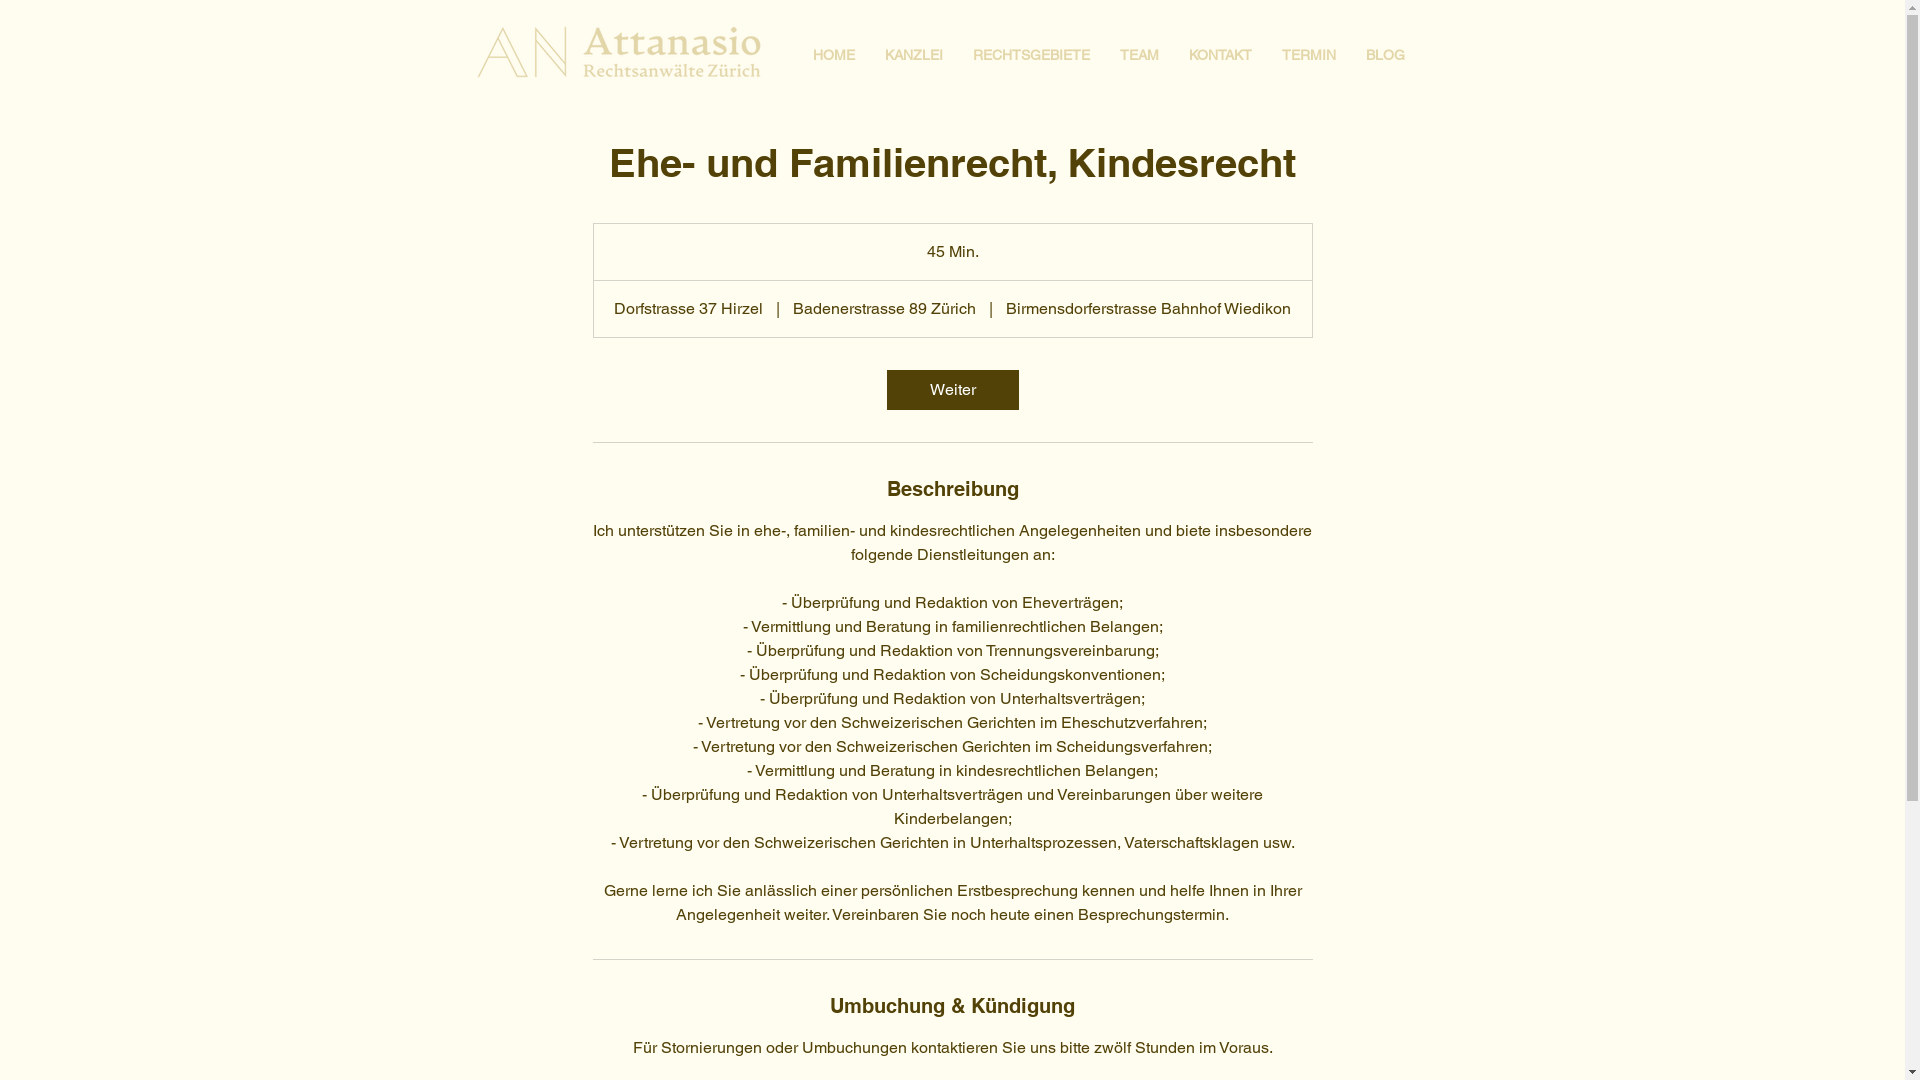  I want to click on 'BLOG', so click(1383, 52).